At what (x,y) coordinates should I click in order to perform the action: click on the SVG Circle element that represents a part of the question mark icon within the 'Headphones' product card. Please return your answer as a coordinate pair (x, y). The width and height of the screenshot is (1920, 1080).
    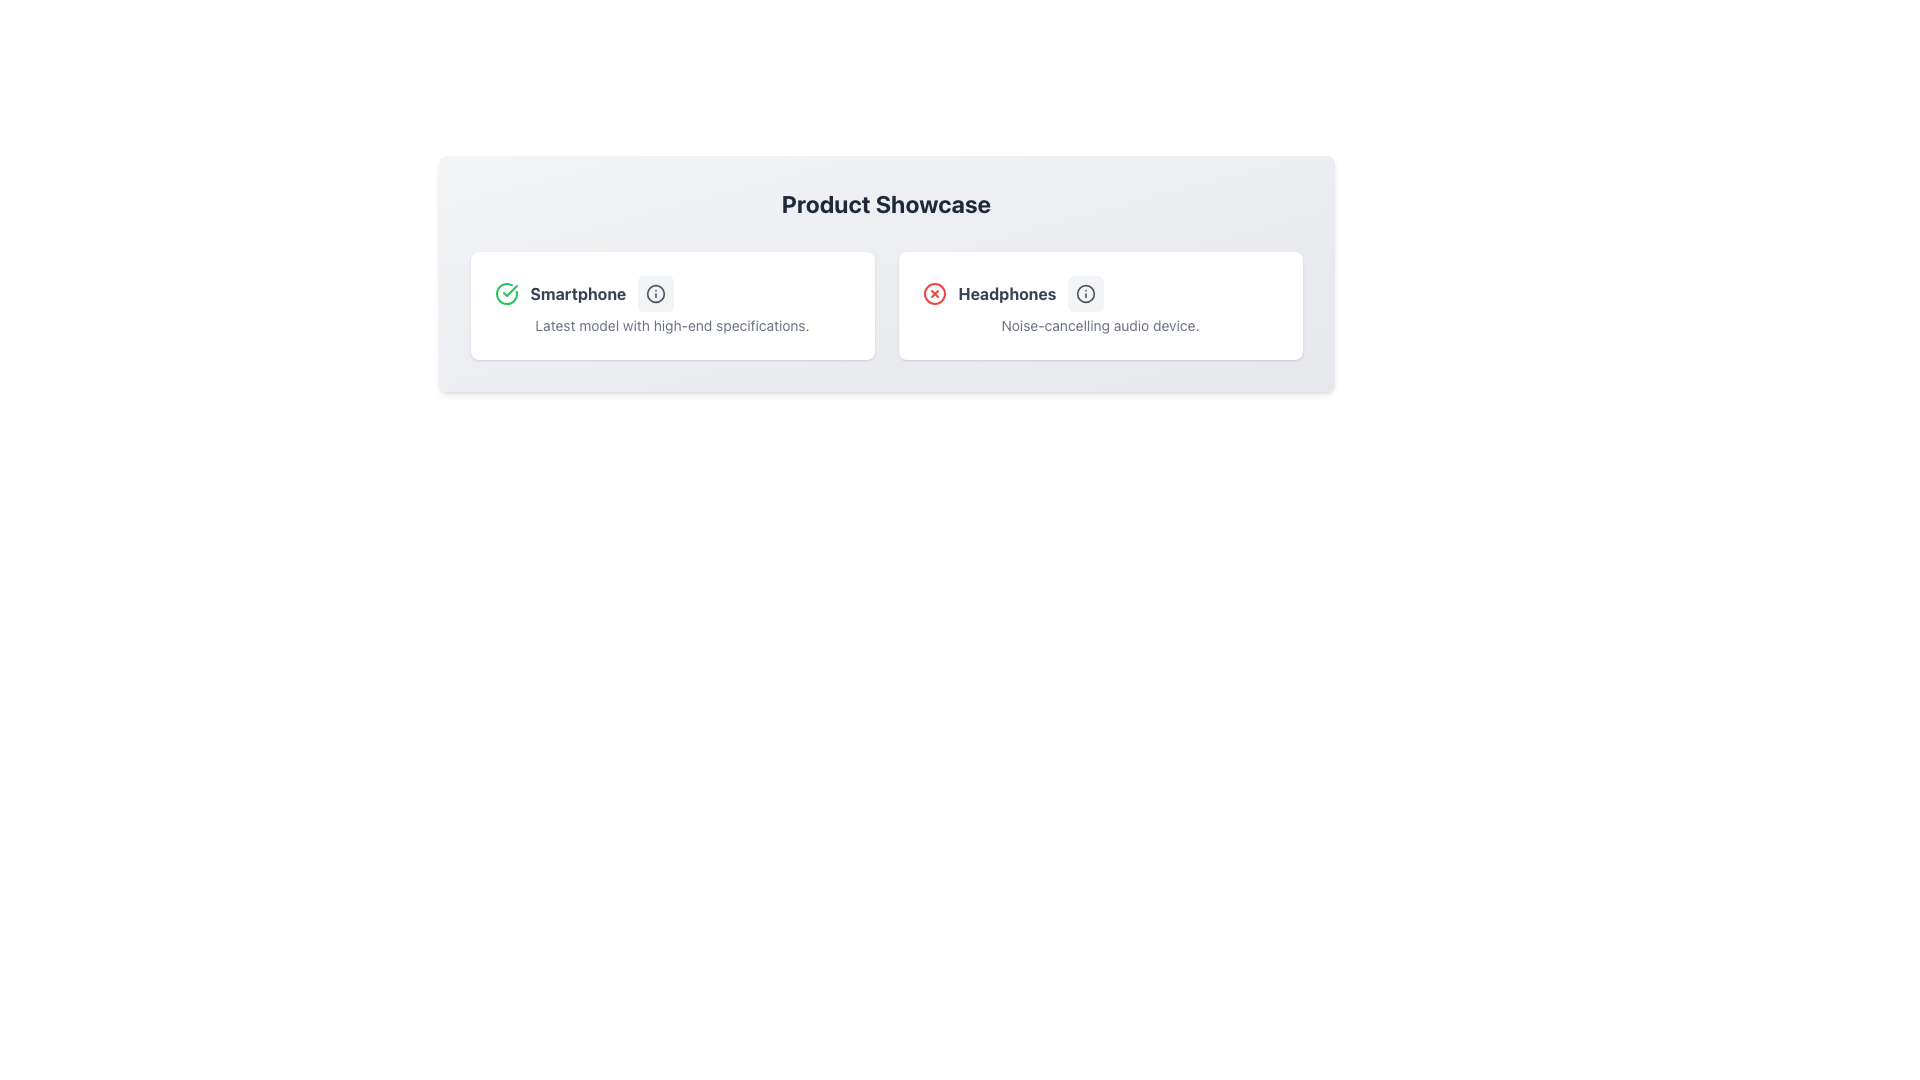
    Looking at the image, I should click on (1085, 293).